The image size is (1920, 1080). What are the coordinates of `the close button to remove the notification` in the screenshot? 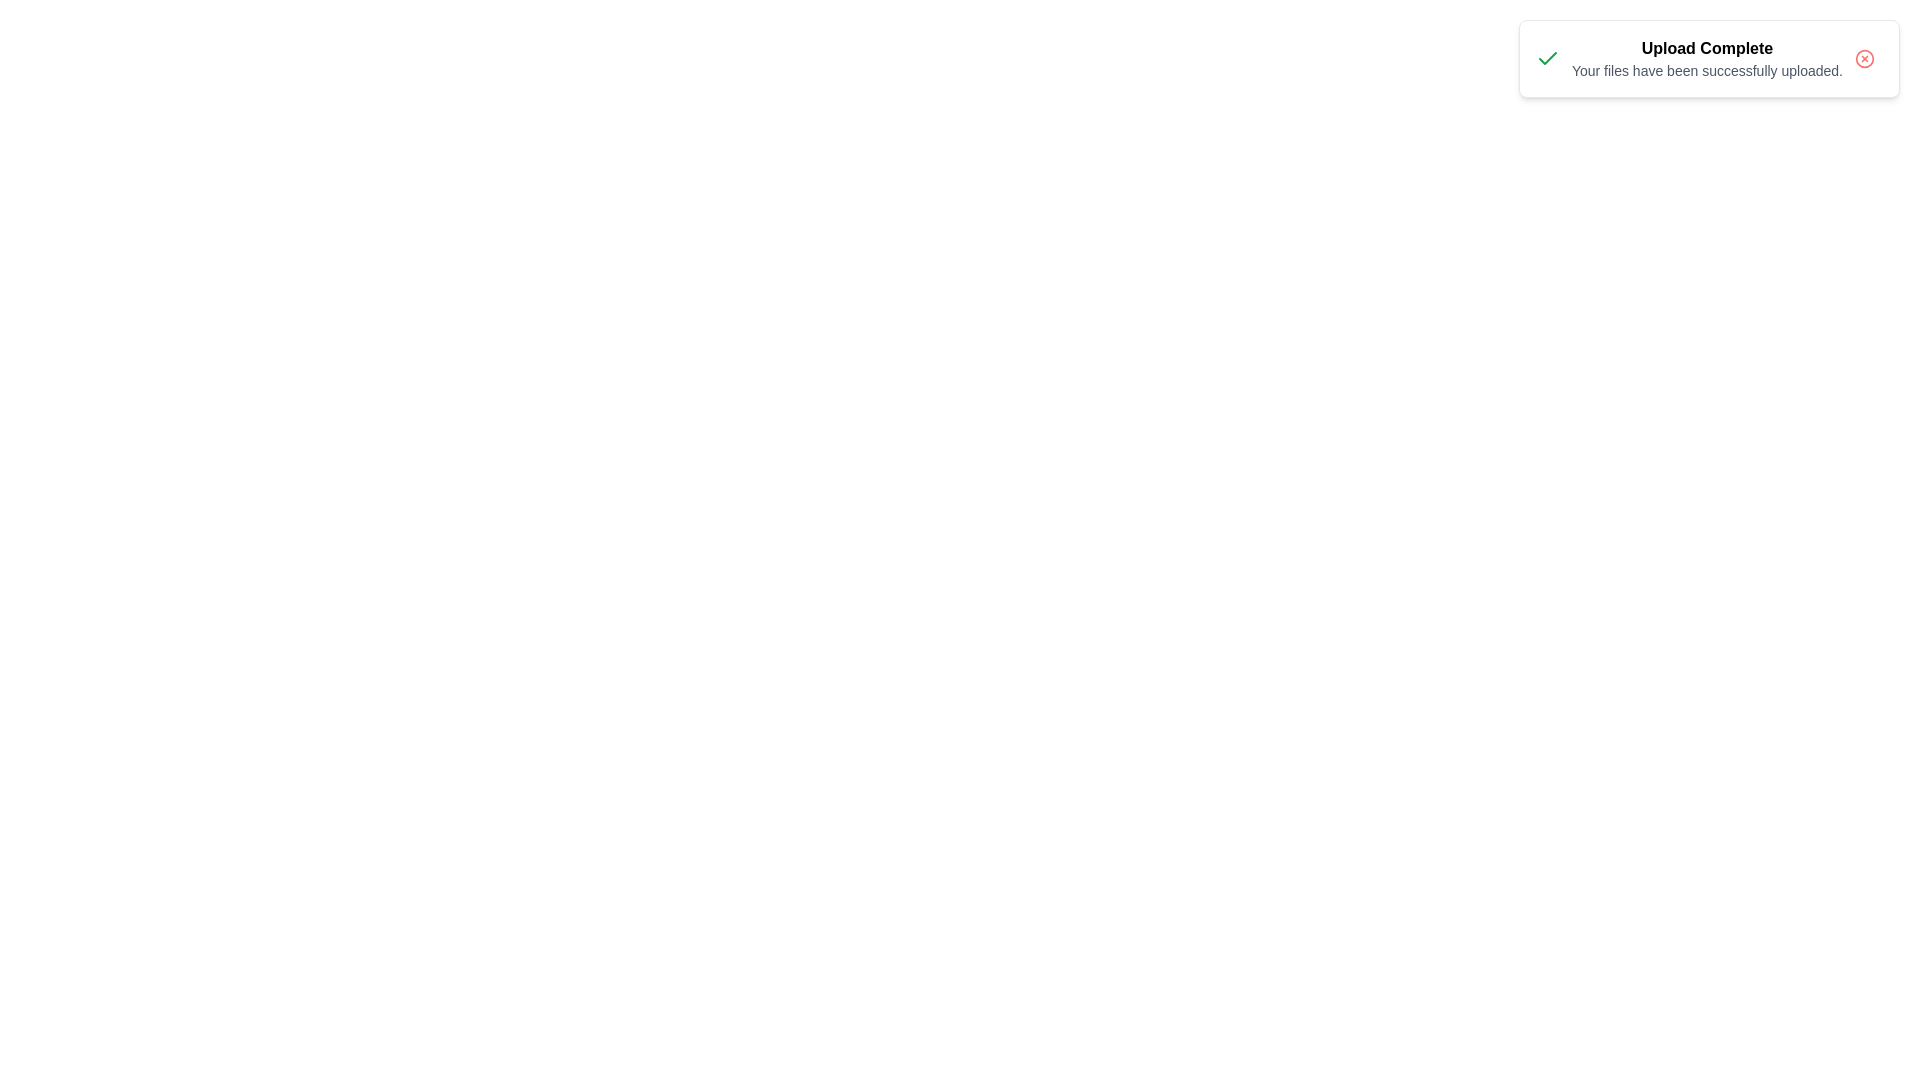 It's located at (1864, 57).